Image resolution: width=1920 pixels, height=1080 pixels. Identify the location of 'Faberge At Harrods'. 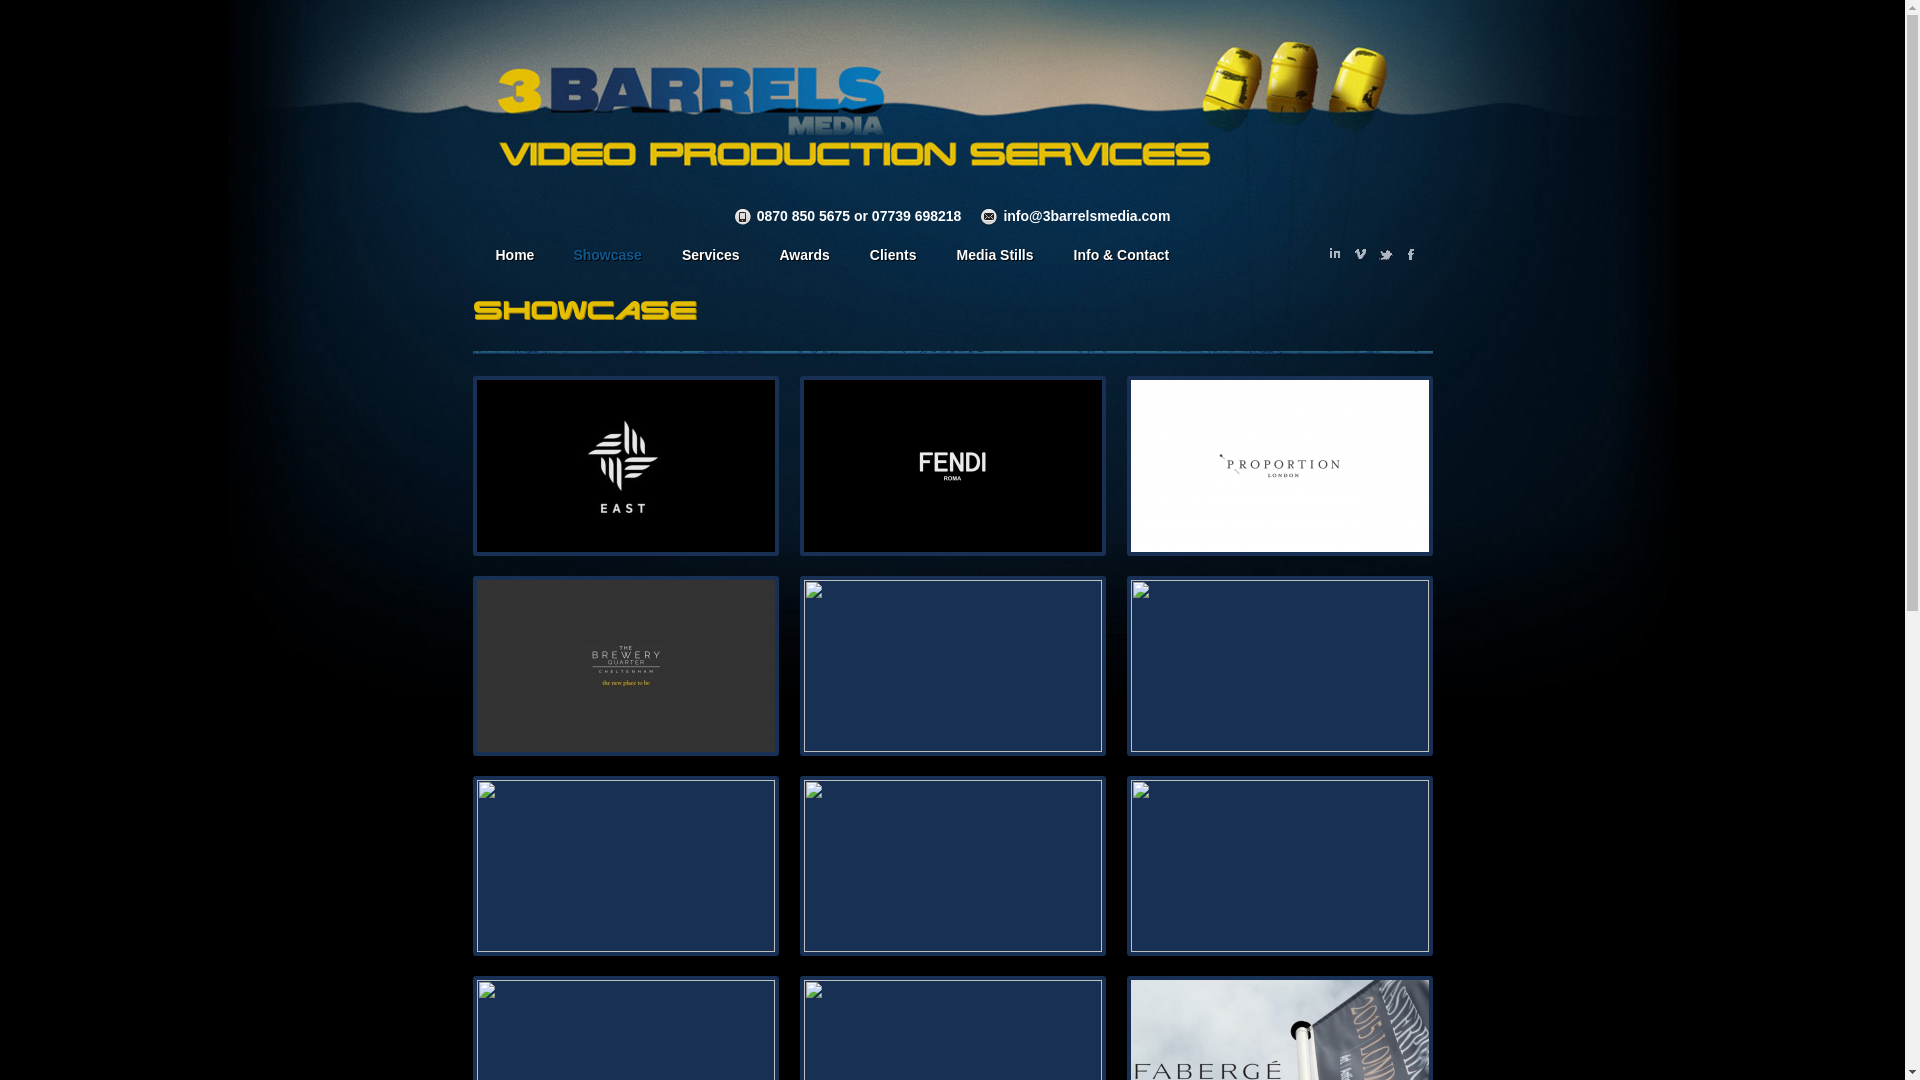
(474, 865).